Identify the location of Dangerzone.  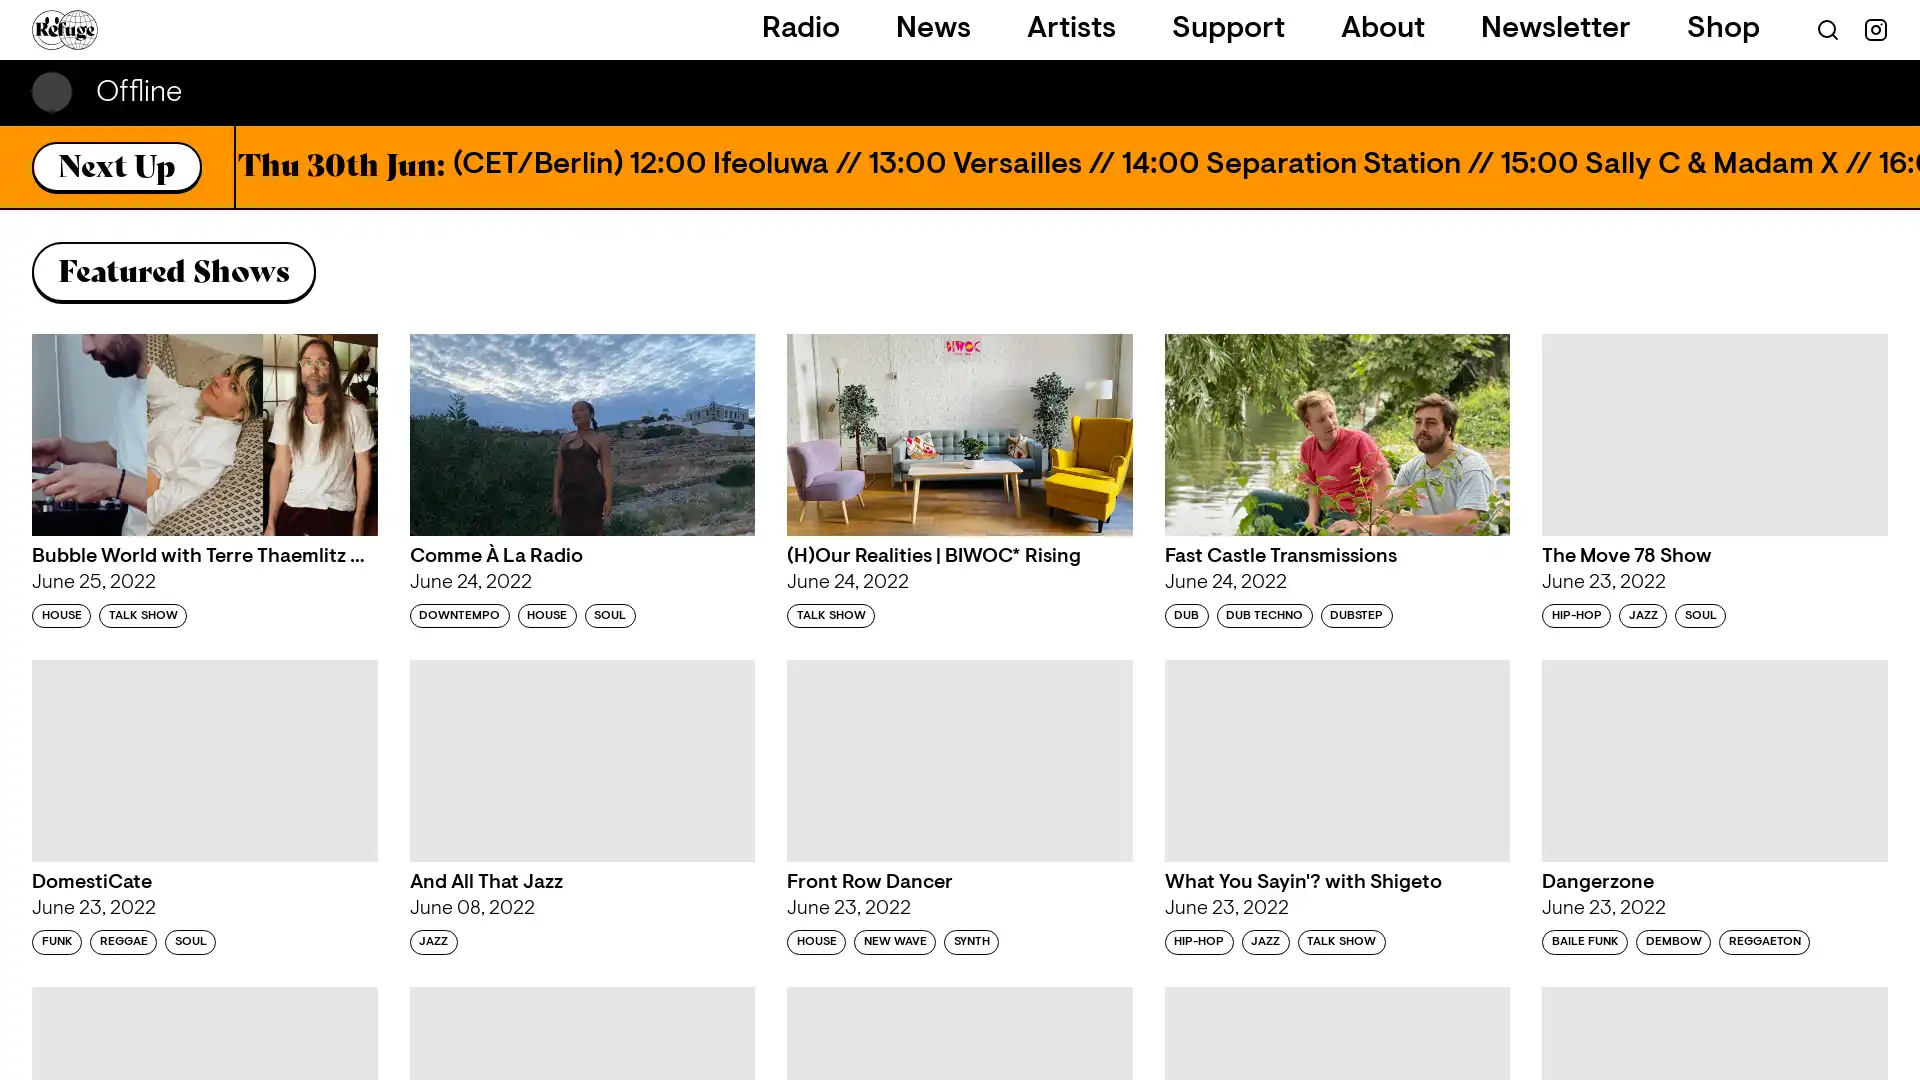
(1713, 760).